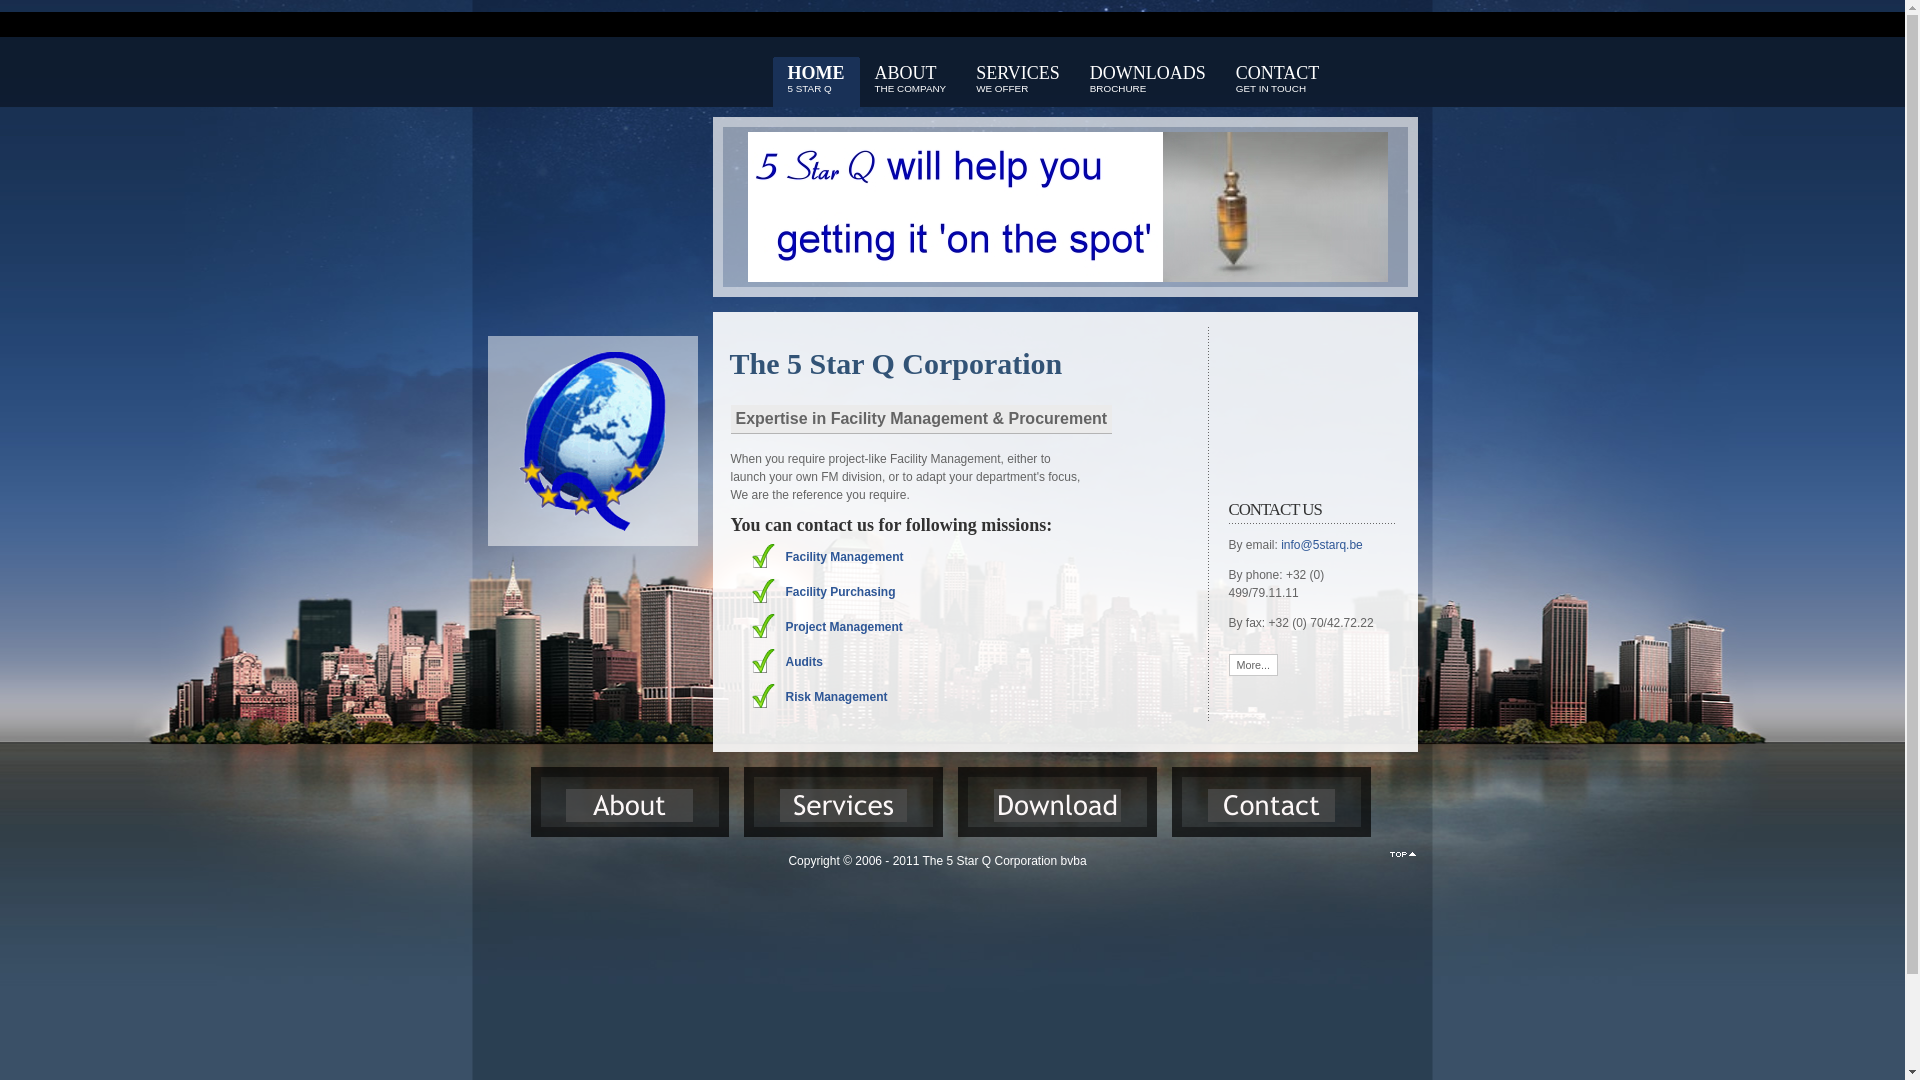  I want to click on 'Facility Management', so click(844, 556).